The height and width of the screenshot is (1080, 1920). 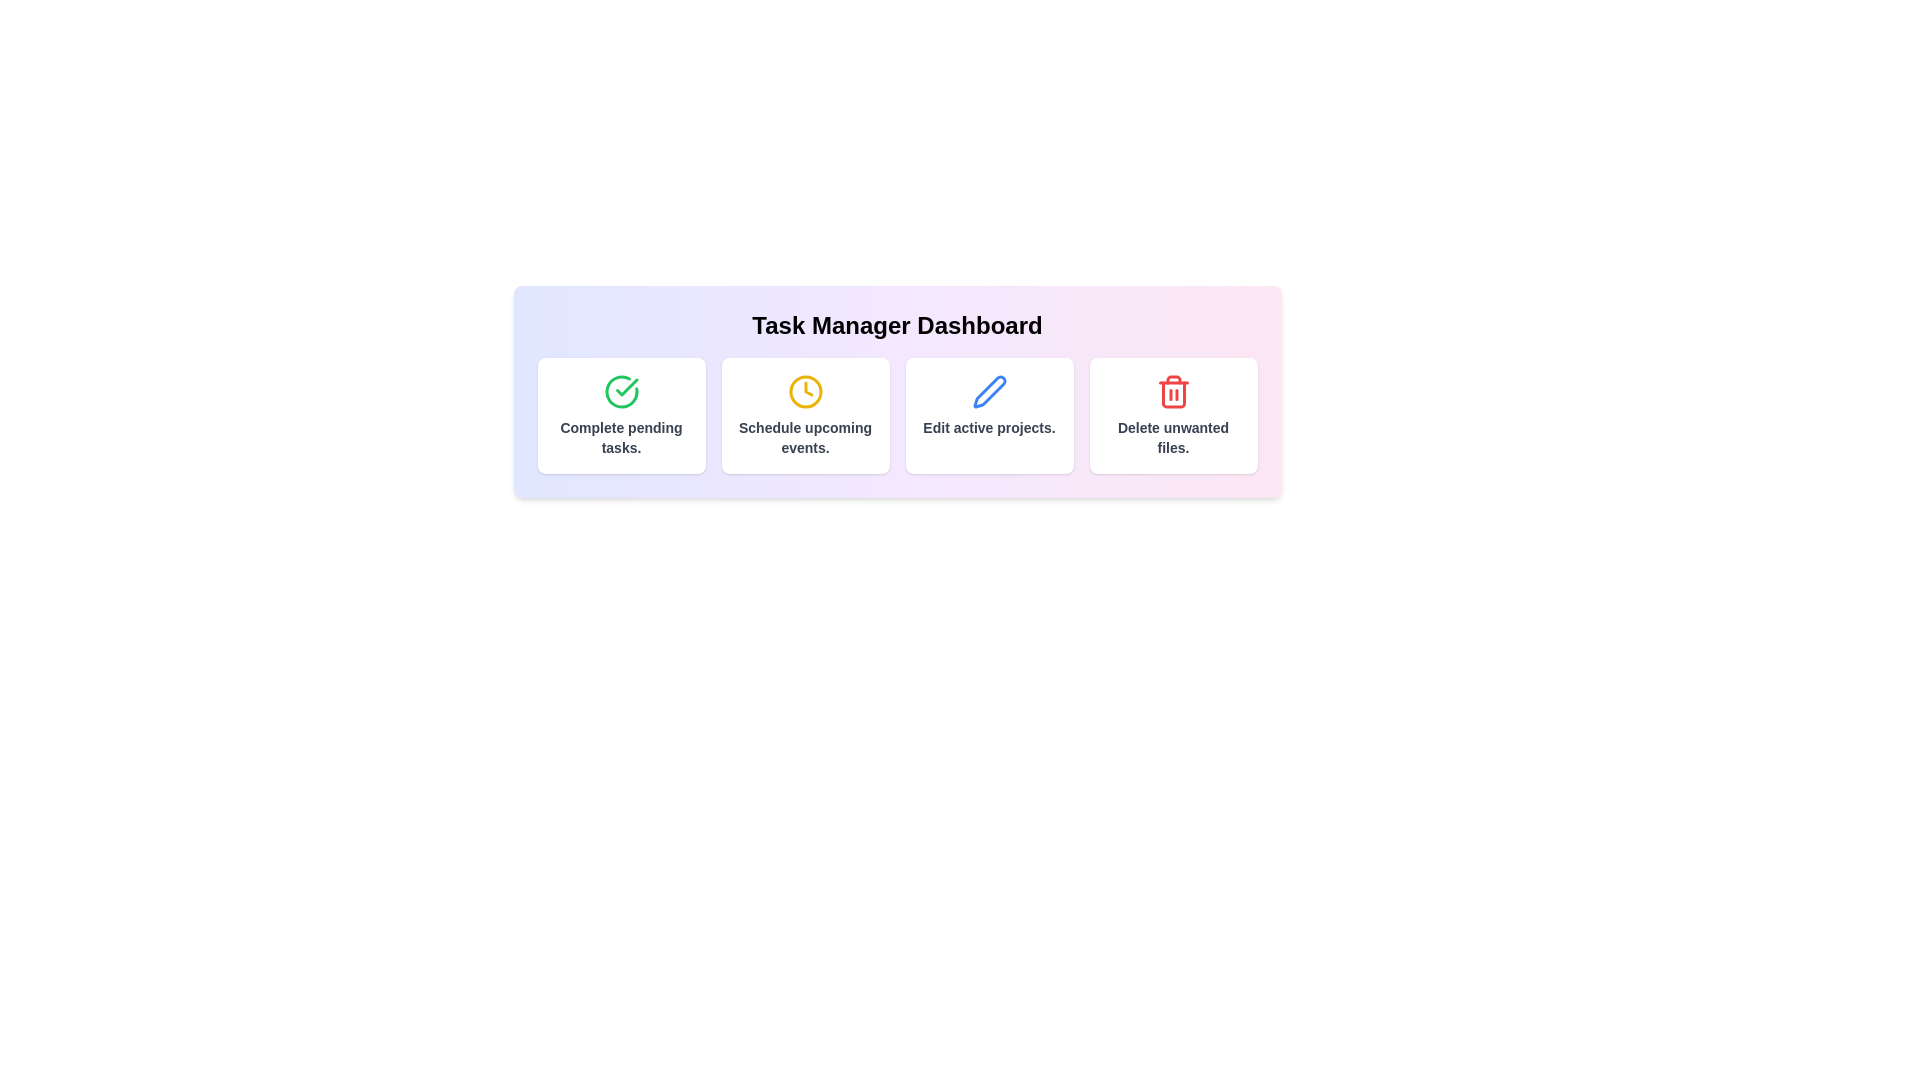 What do you see at coordinates (1173, 394) in the screenshot?
I see `the red vertical rectangular structure that forms part of the trash bin icon in the fourth action item labeled 'Delete unwanted files.'` at bounding box center [1173, 394].